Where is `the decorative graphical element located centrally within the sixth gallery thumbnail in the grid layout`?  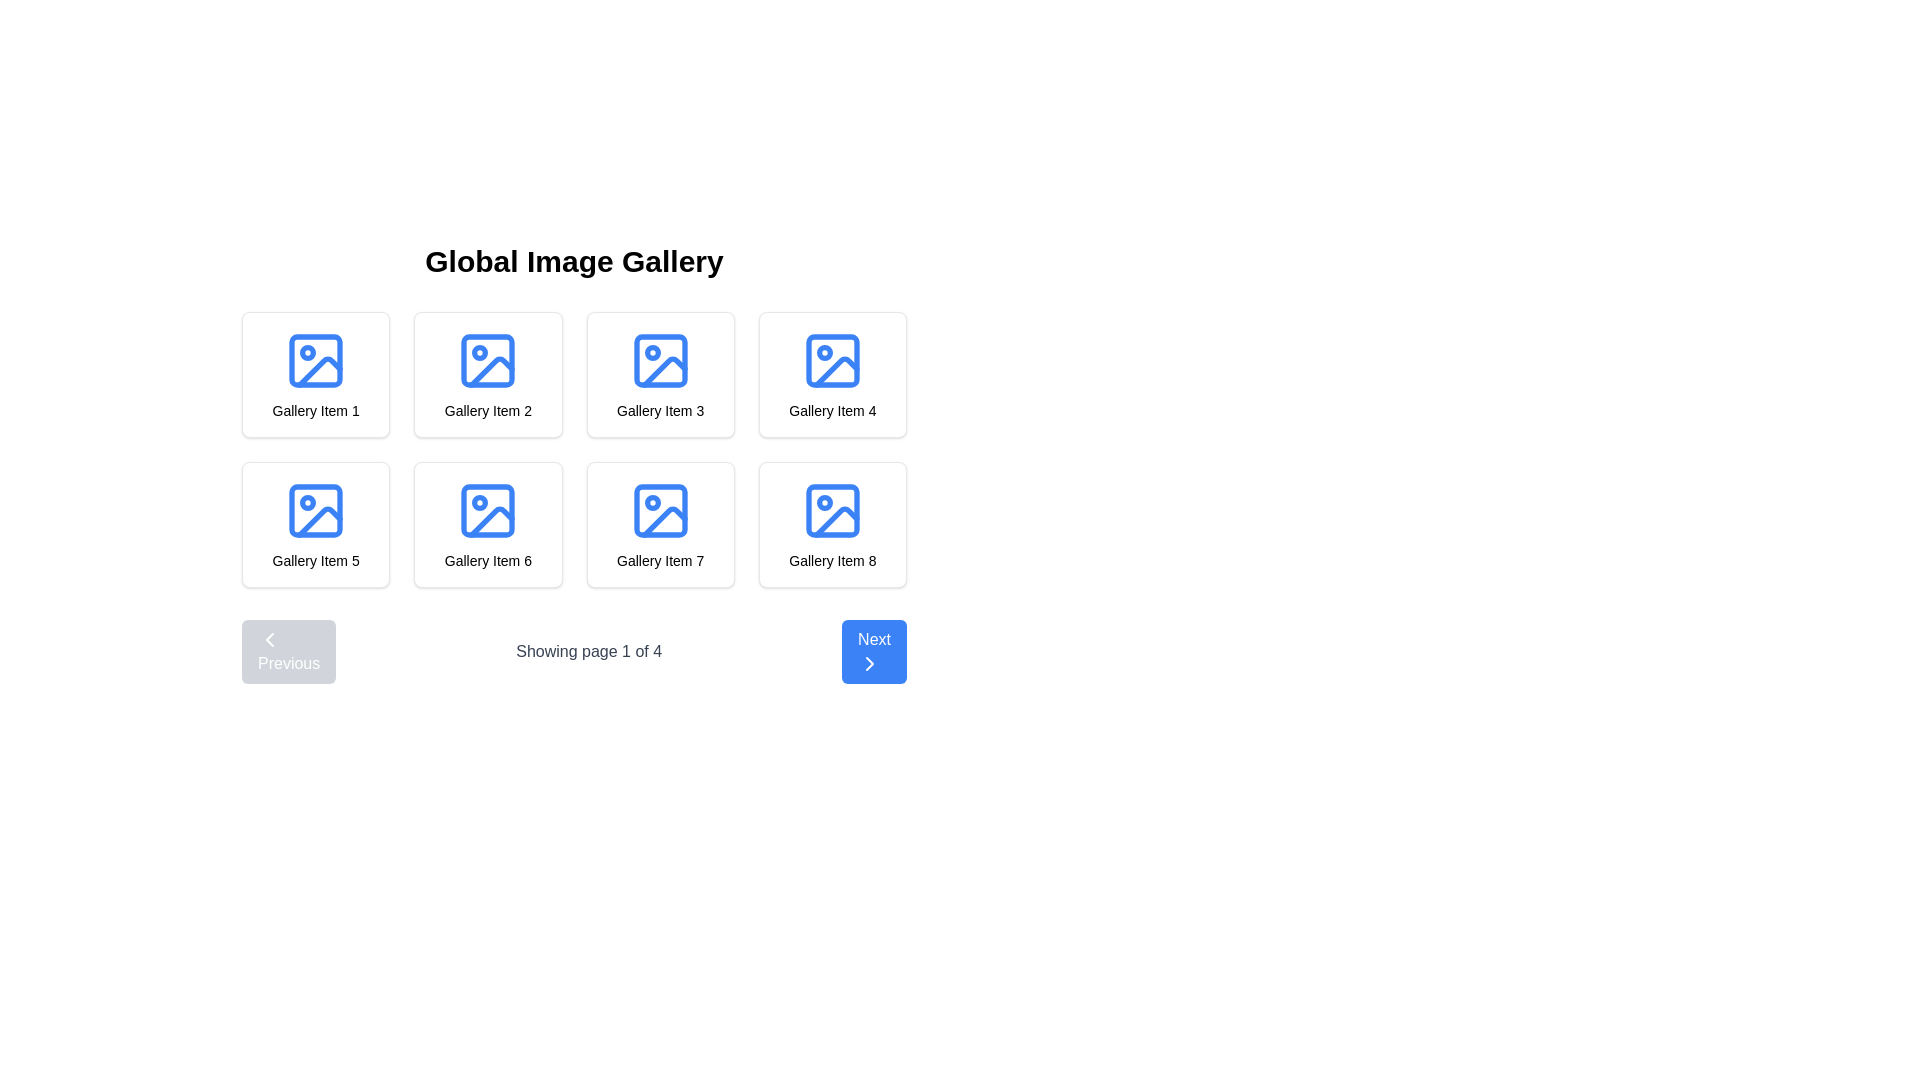 the decorative graphical element located centrally within the sixth gallery thumbnail in the grid layout is located at coordinates (488, 509).